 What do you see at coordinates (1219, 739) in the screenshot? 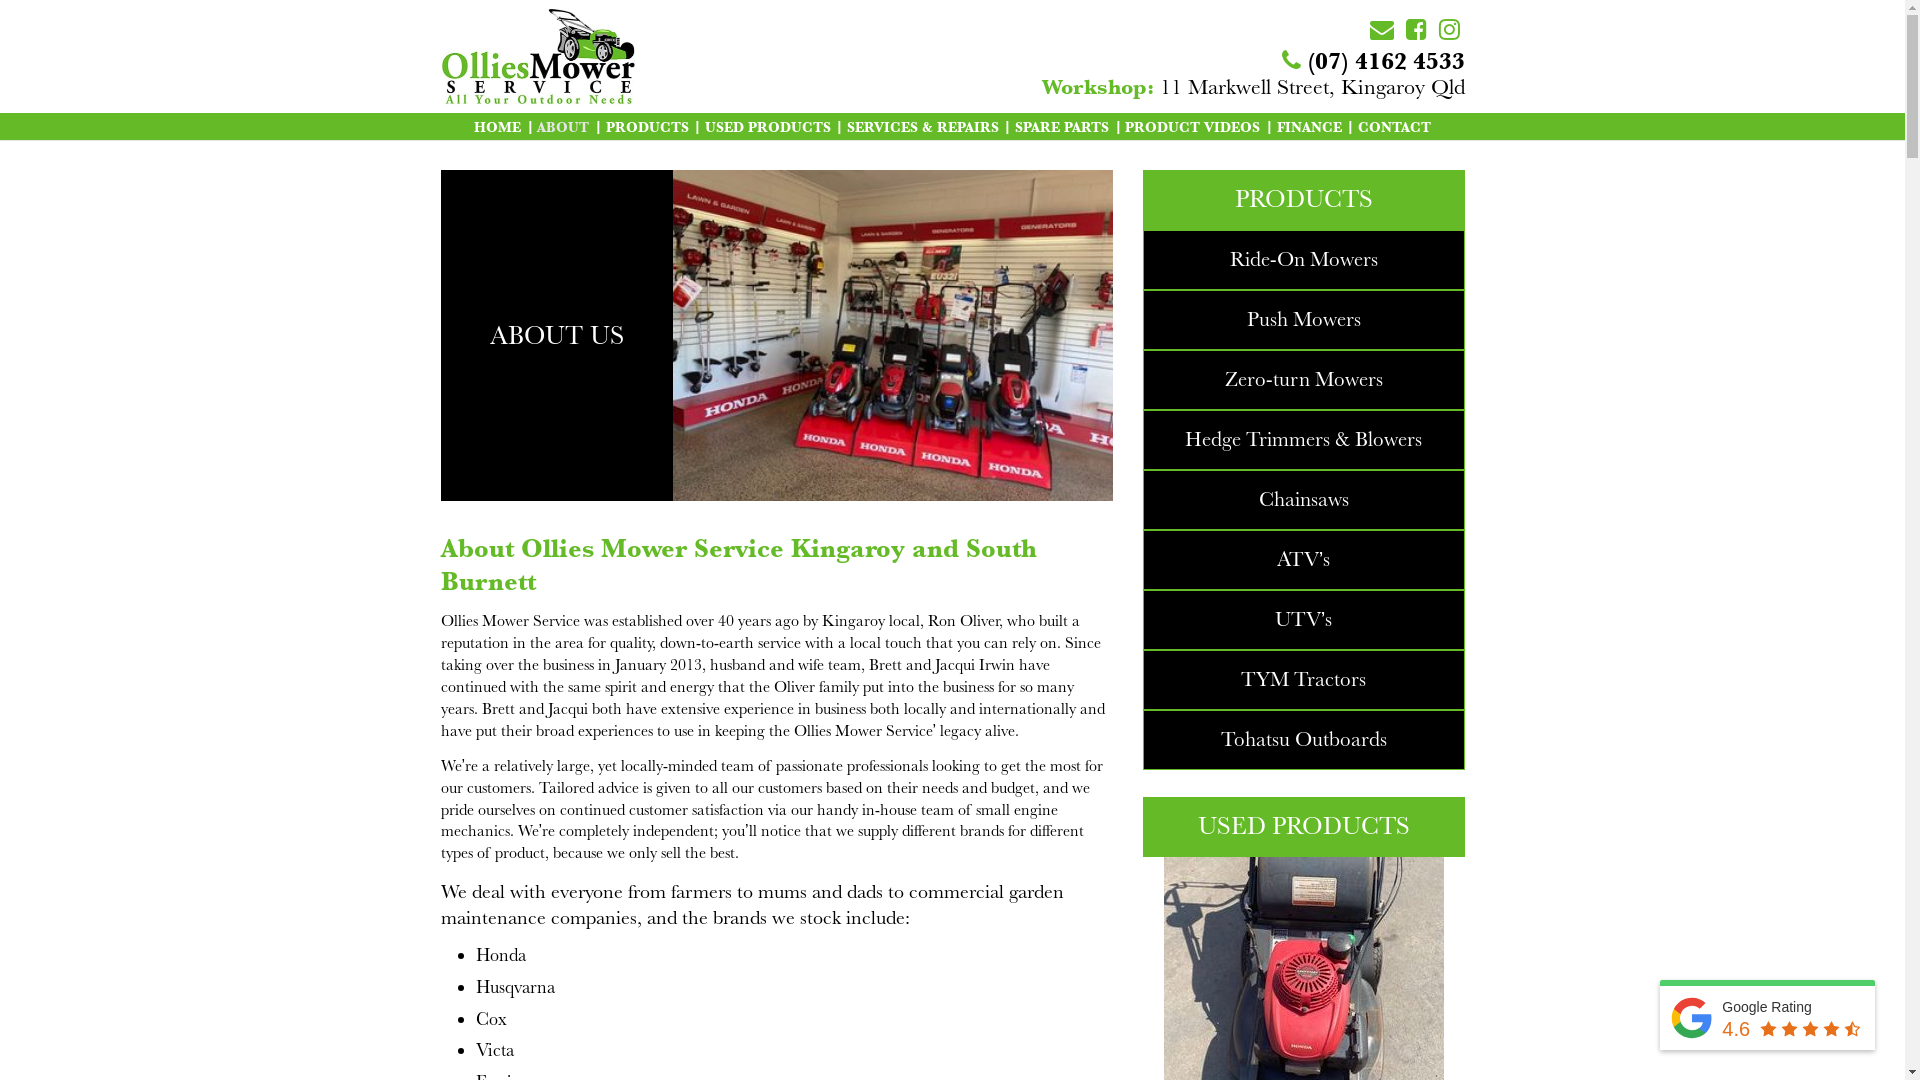
I see `'Tohatsu Outboards'` at bounding box center [1219, 739].